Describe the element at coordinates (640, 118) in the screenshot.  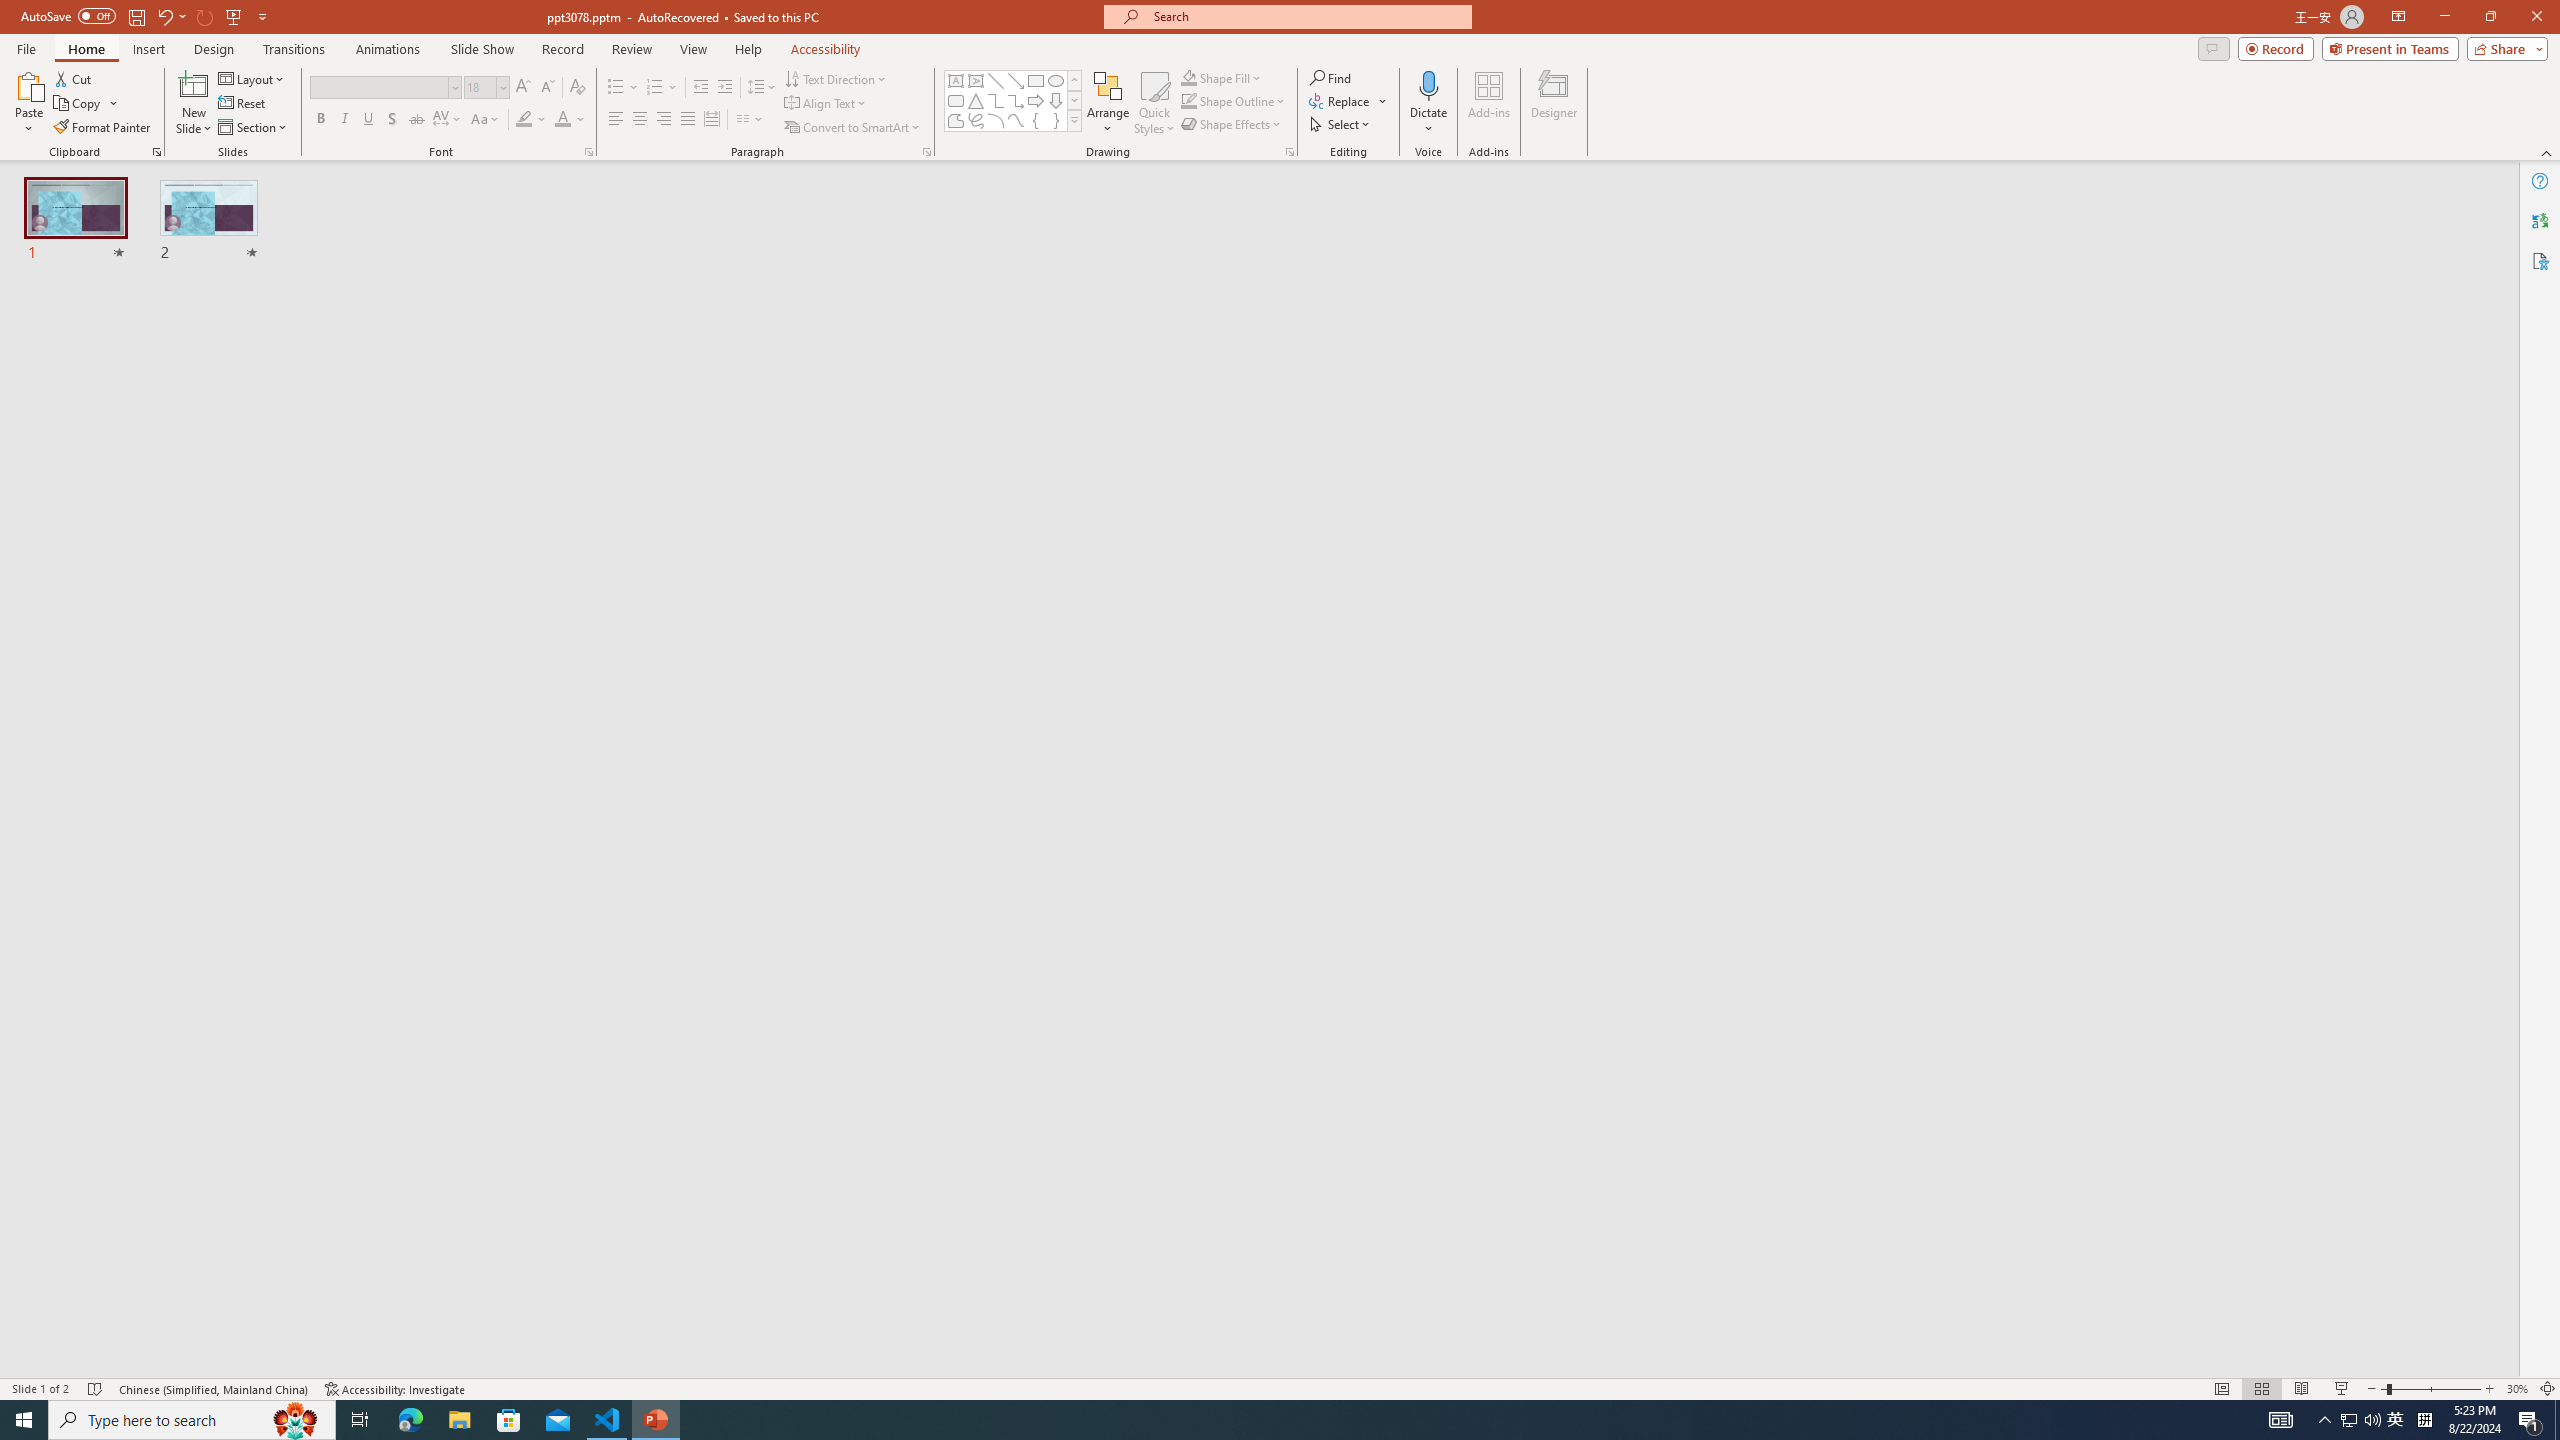
I see `'Center'` at that location.